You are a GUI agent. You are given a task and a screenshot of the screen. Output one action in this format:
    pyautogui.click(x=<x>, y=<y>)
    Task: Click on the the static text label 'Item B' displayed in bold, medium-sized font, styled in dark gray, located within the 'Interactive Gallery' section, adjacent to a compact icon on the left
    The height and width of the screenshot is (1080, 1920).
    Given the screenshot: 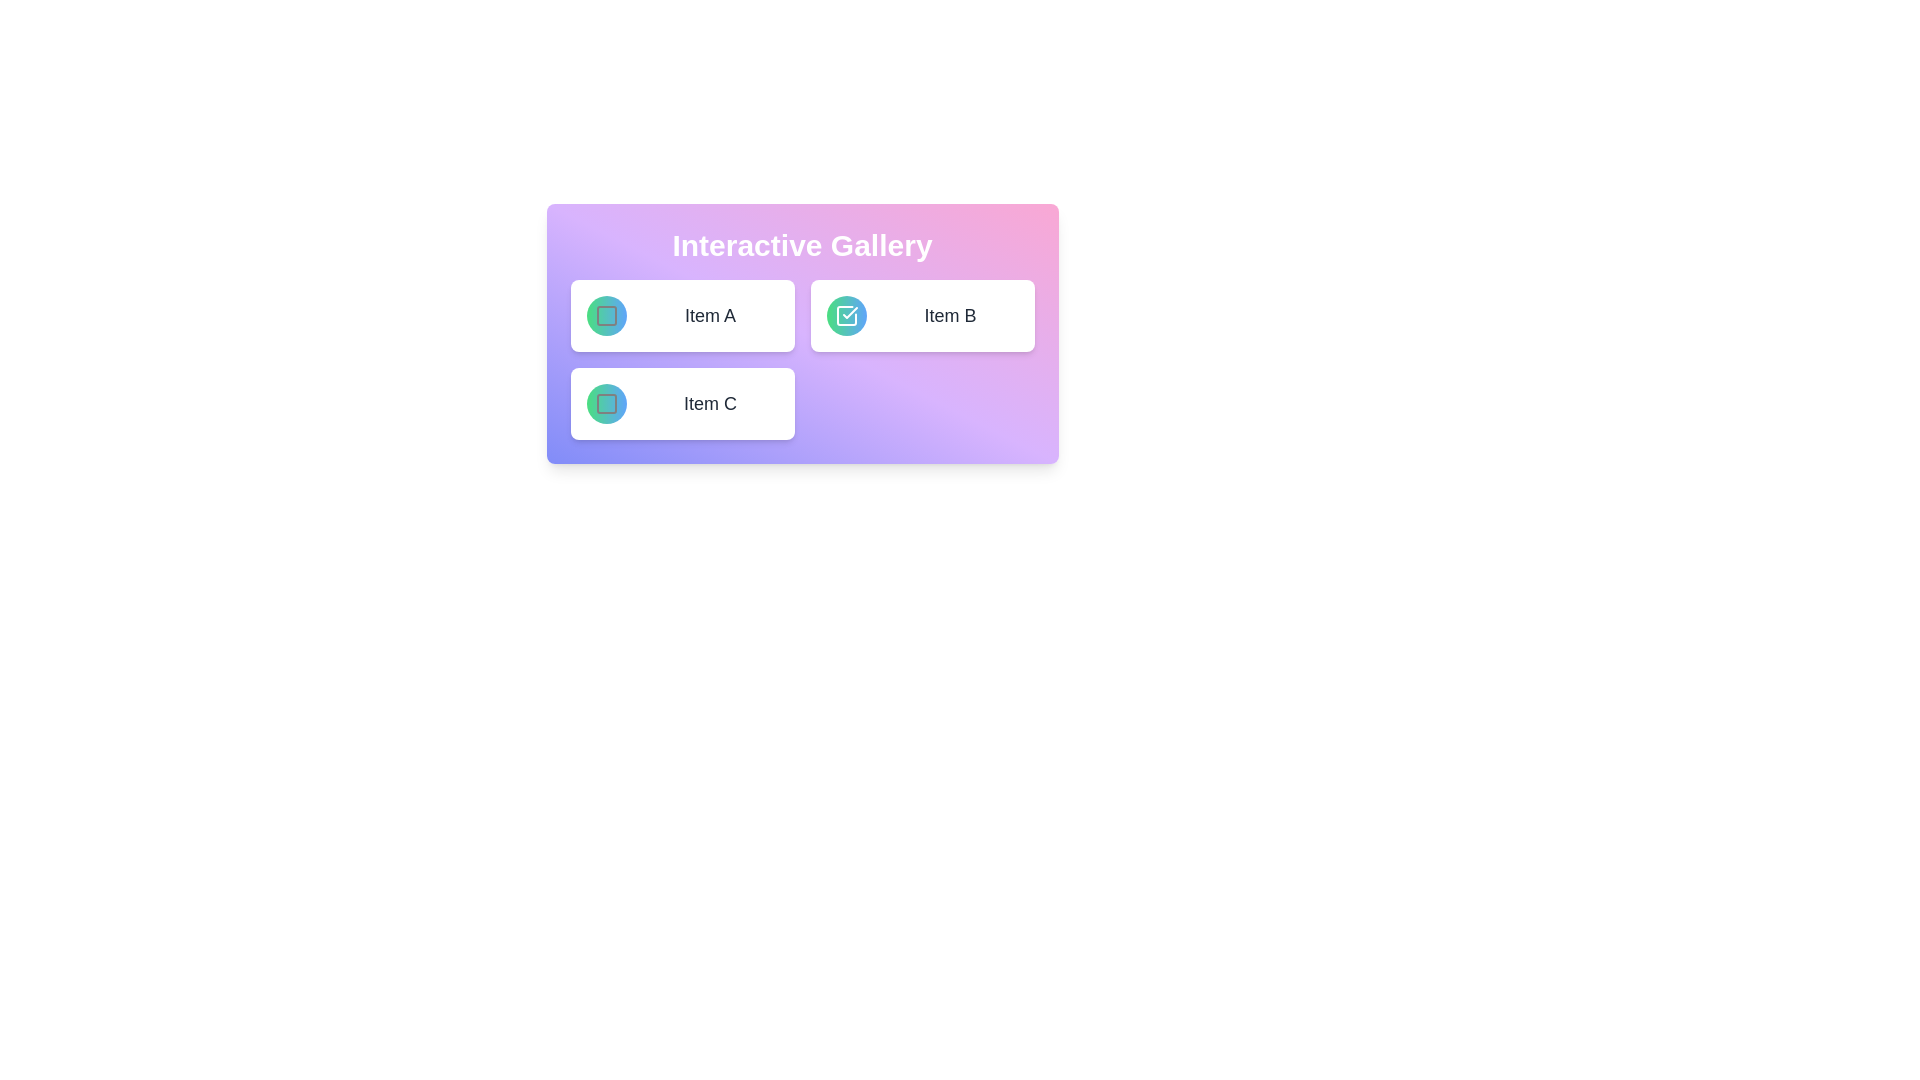 What is the action you would take?
    pyautogui.click(x=949, y=315)
    